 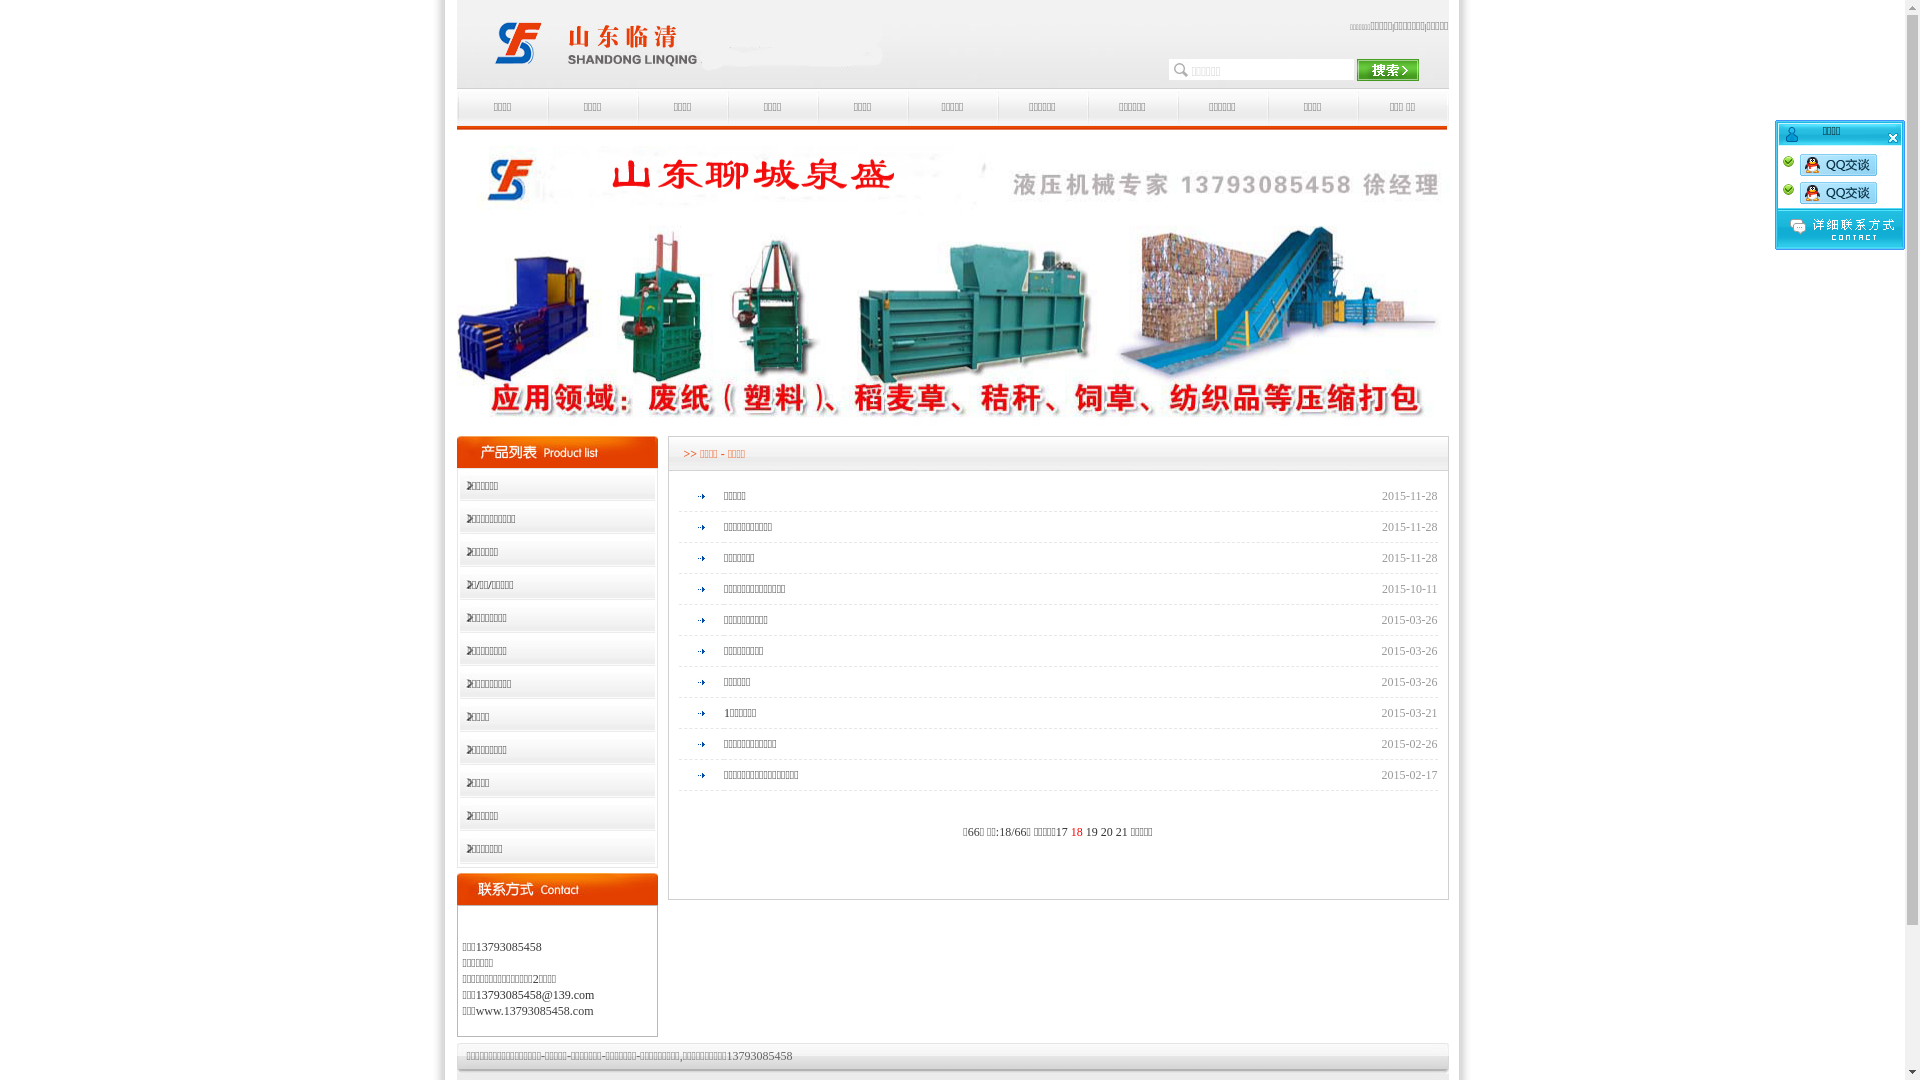 What do you see at coordinates (535, 995) in the screenshot?
I see `'13793085458@139.com'` at bounding box center [535, 995].